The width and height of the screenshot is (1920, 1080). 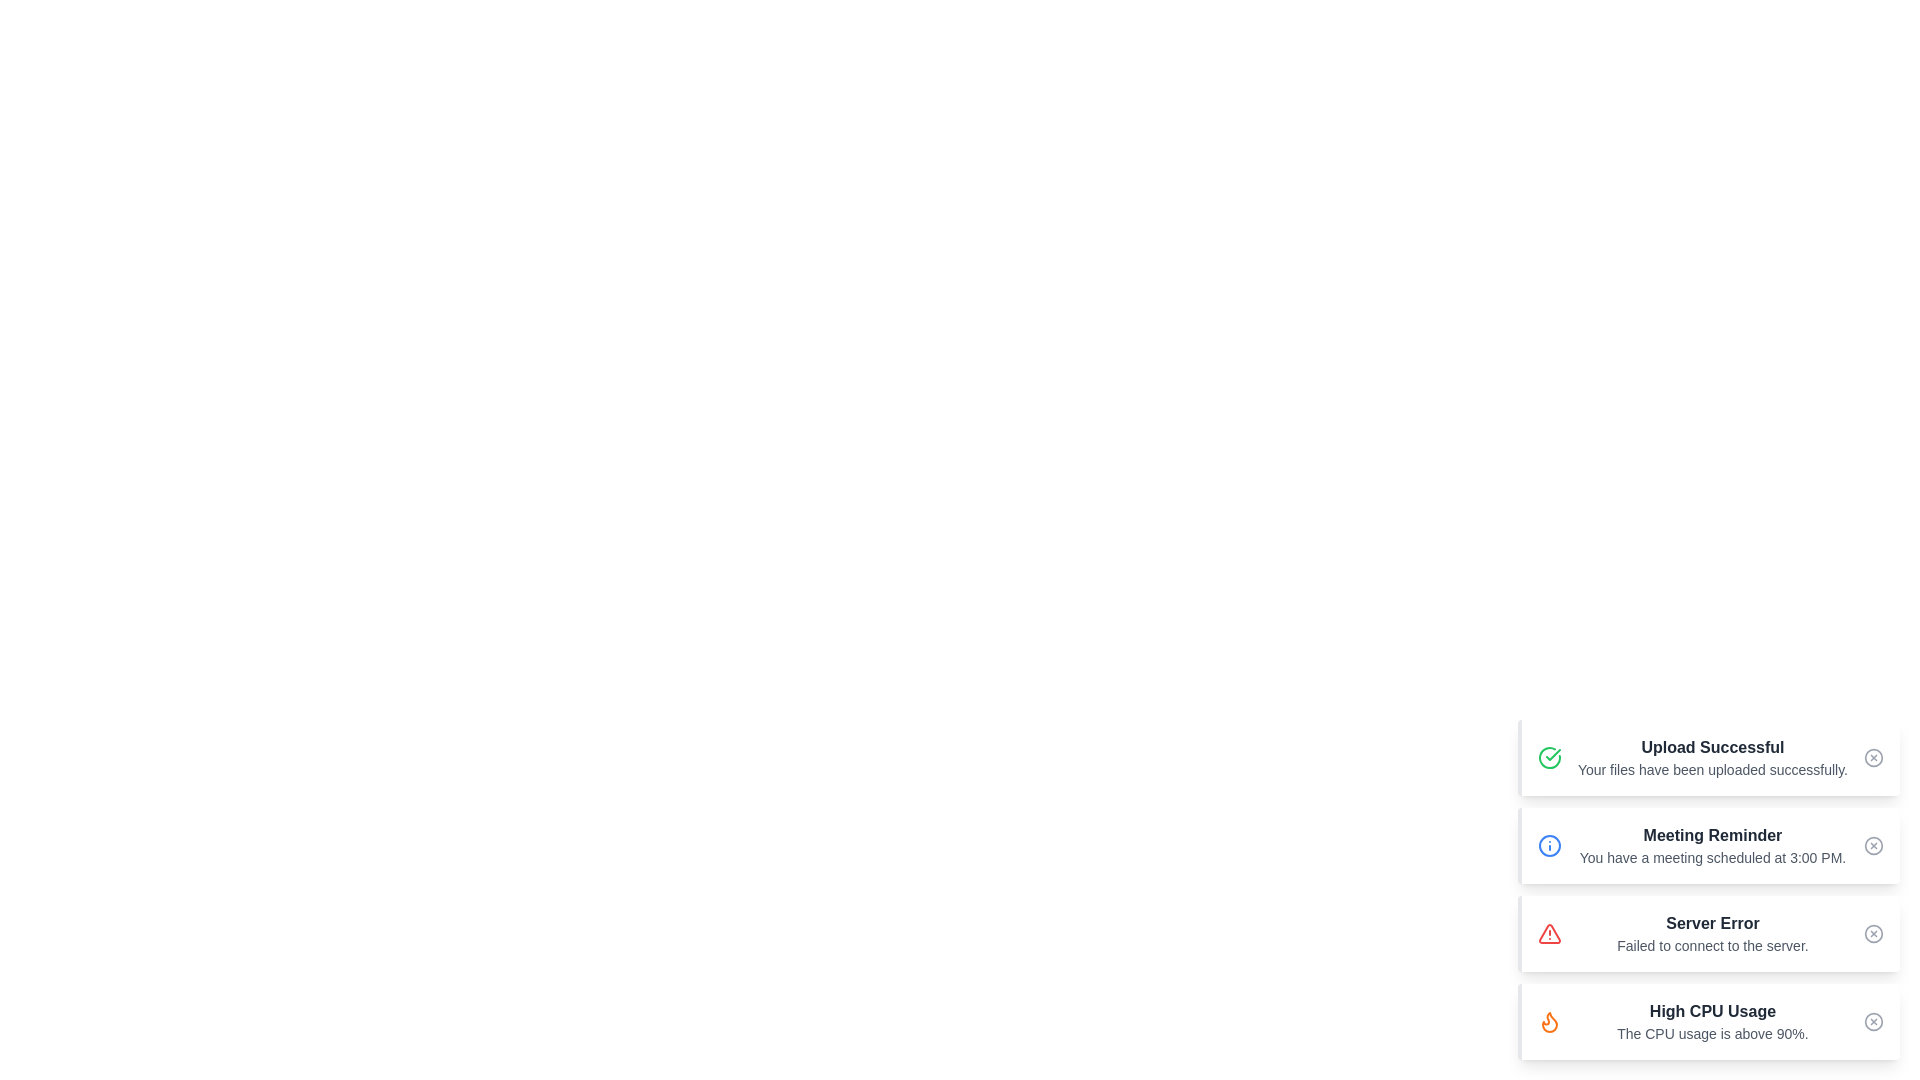 I want to click on the alert with title Server Error to activate the hover effect, so click(x=1707, y=933).